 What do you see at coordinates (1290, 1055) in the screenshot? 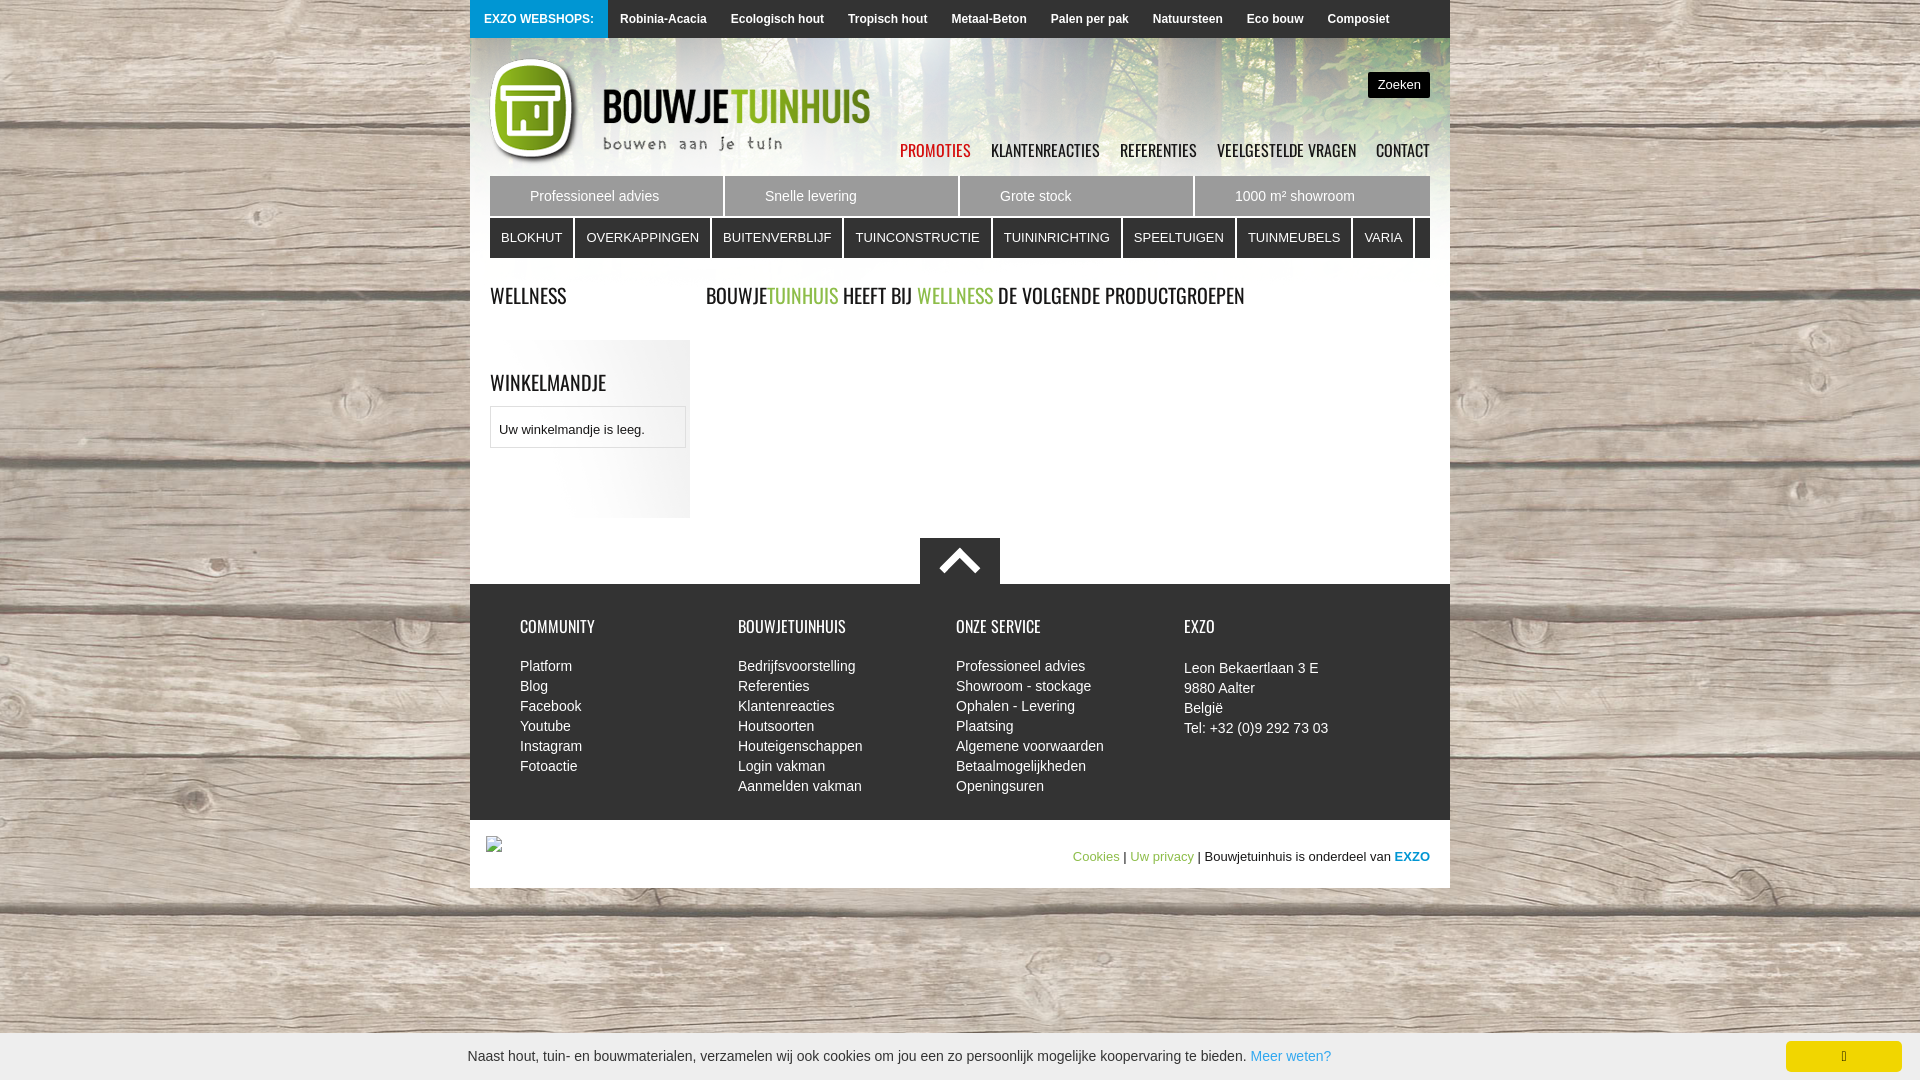
I see `'Meer weten?'` at bounding box center [1290, 1055].